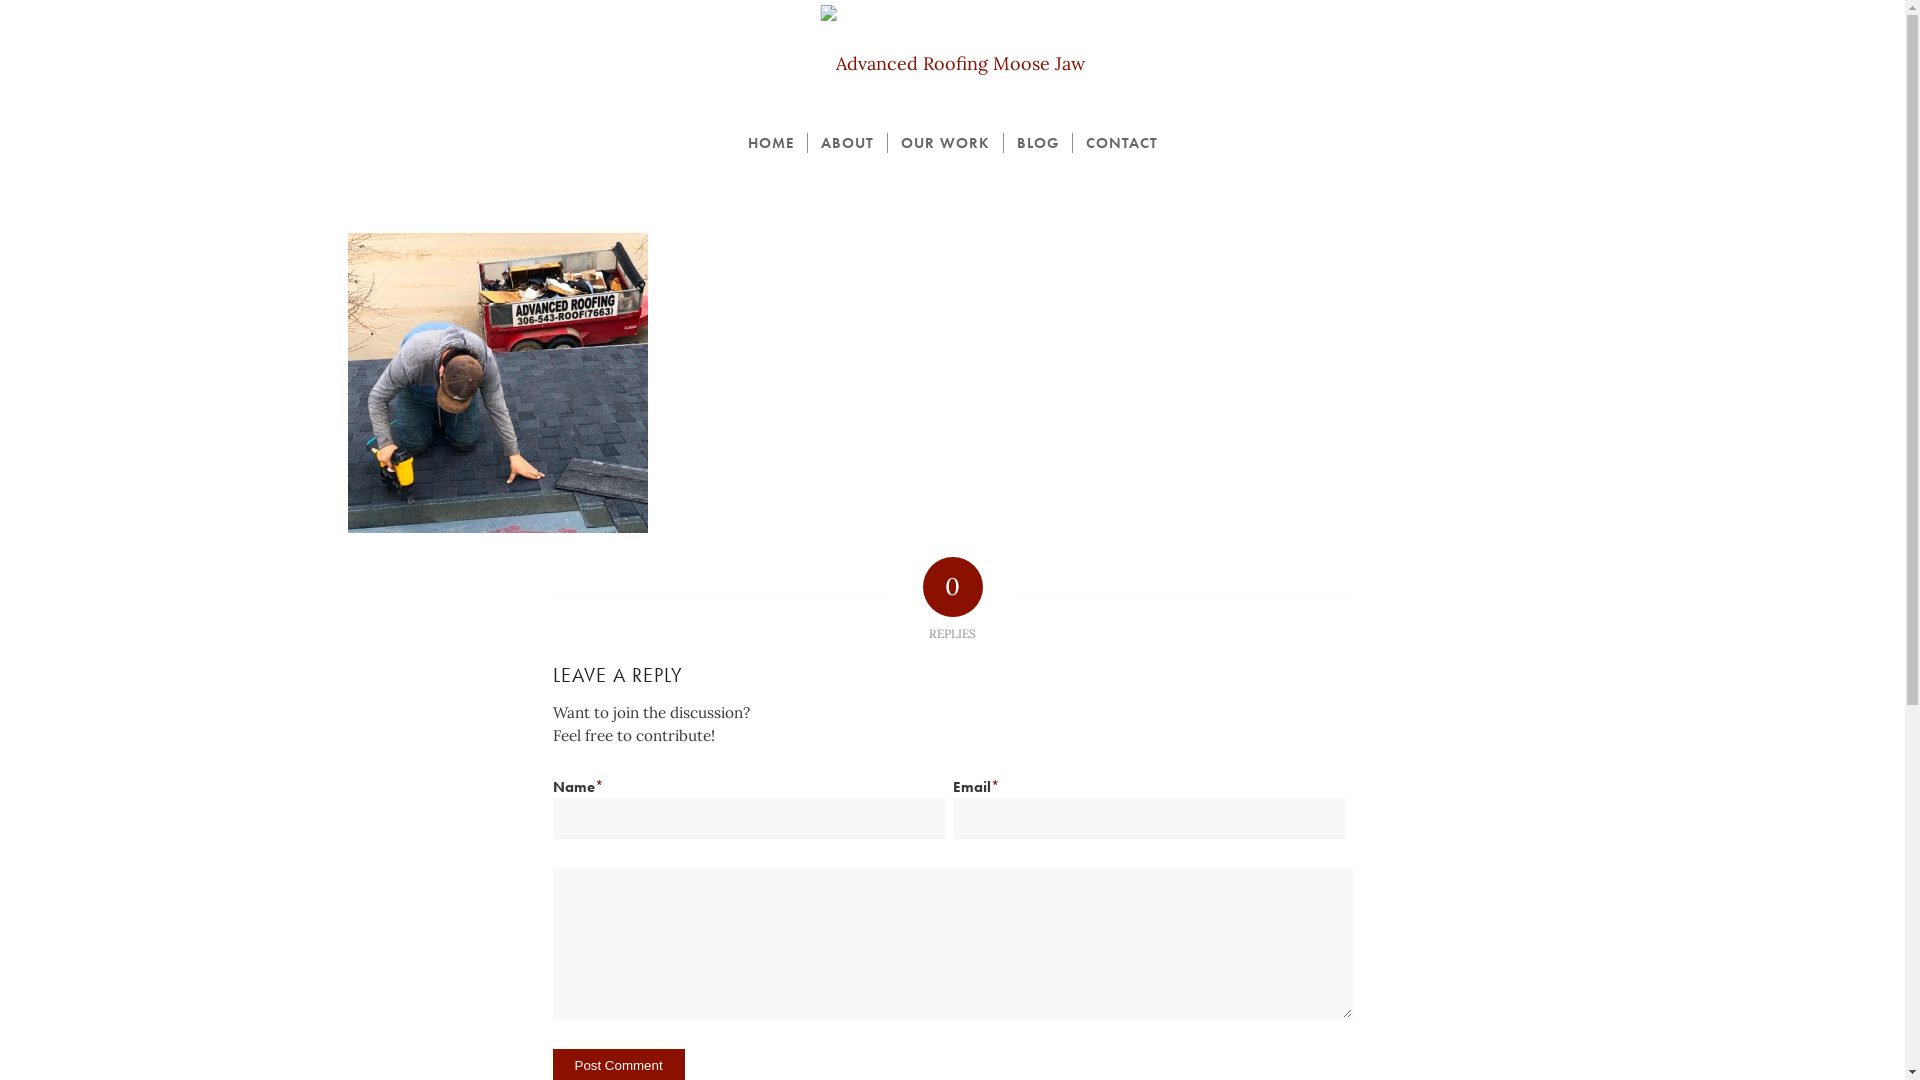 The height and width of the screenshot is (1080, 1920). I want to click on 'ABOUT', so click(845, 141).